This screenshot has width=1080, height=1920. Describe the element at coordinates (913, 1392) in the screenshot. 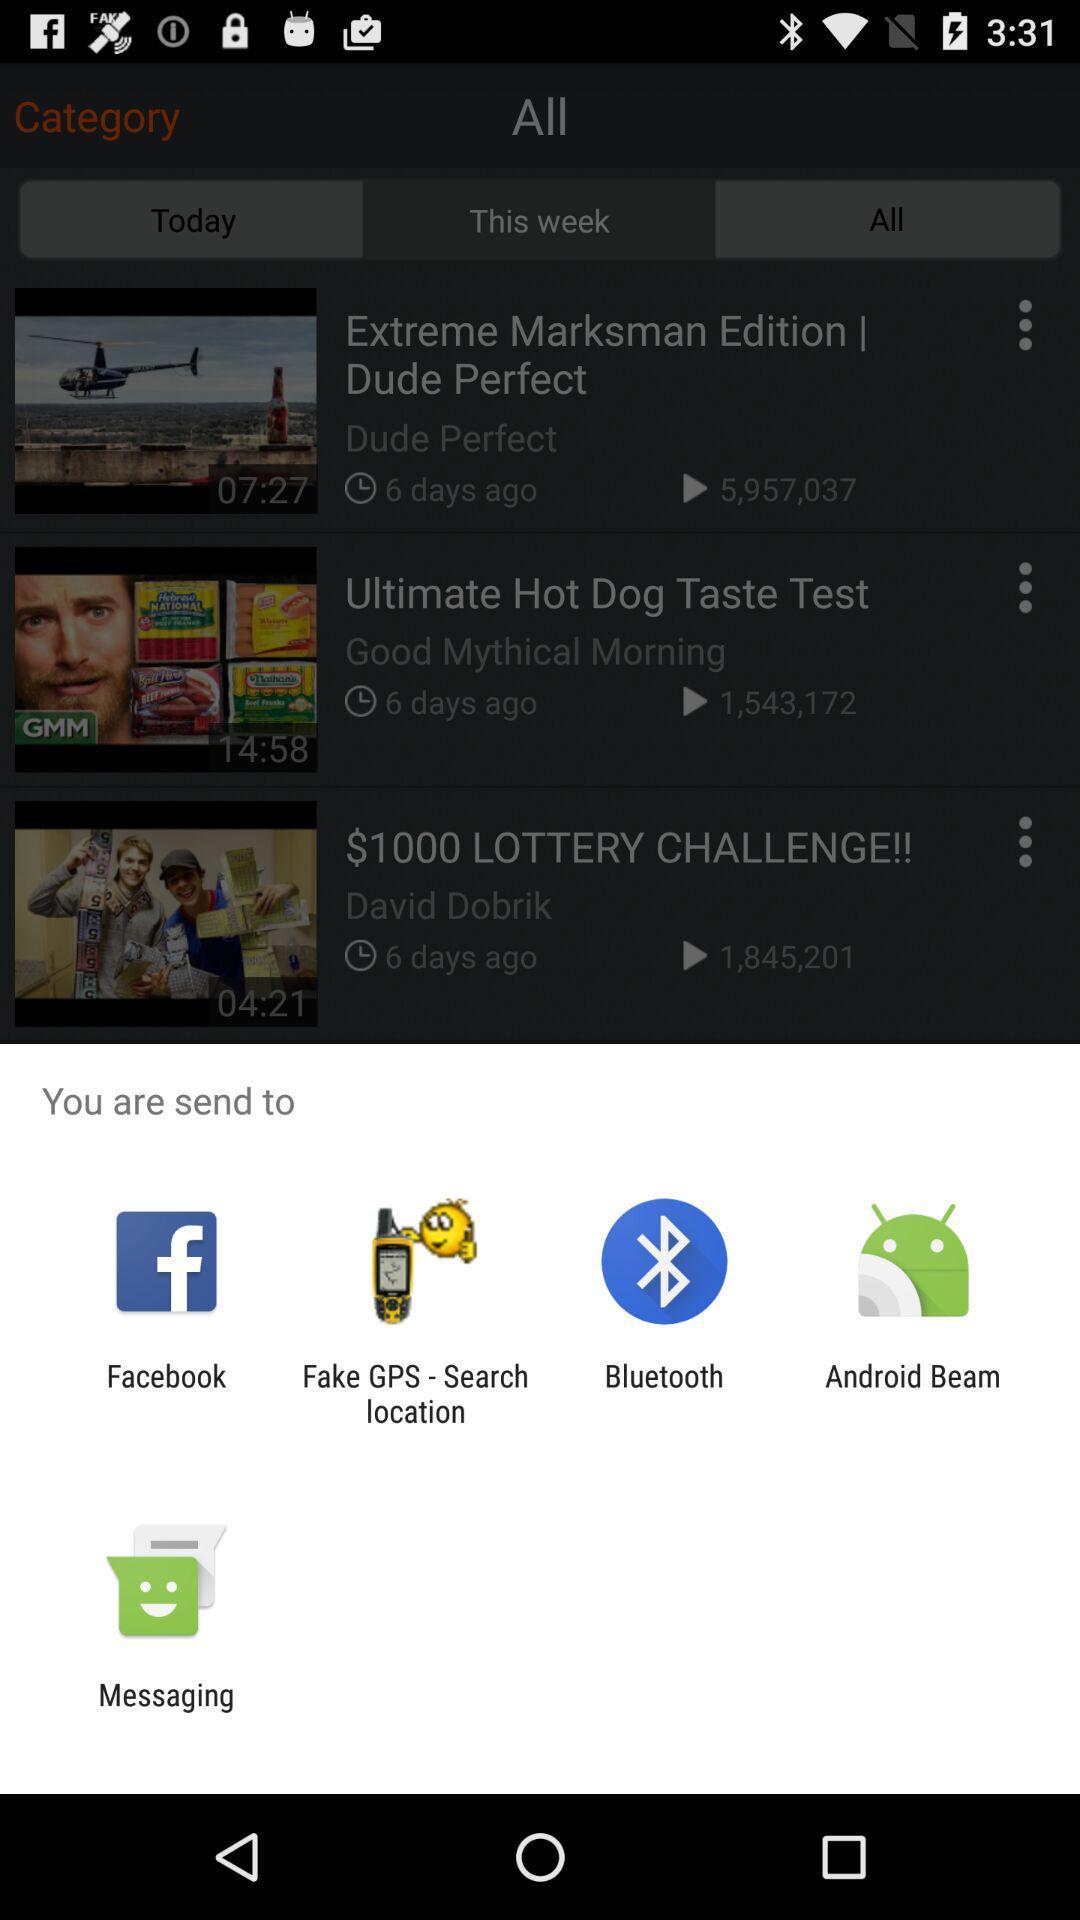

I see `the item to the right of bluetooth app` at that location.